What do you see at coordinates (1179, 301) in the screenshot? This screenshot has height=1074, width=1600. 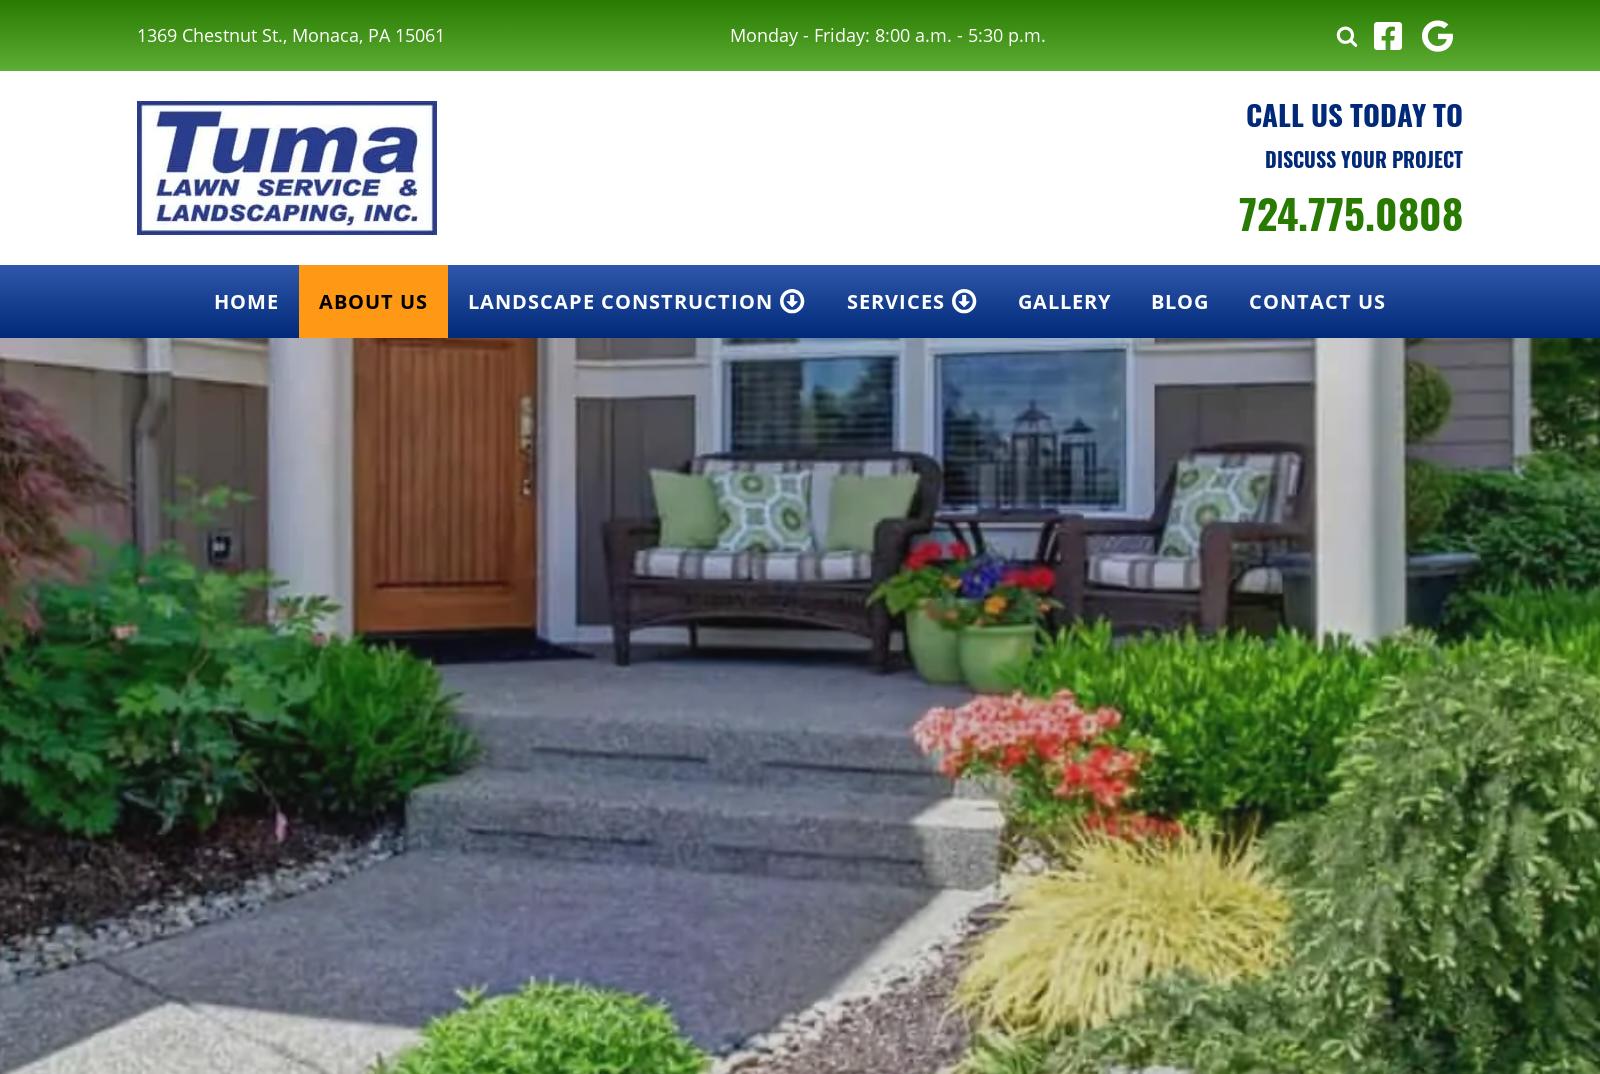 I see `'Blog'` at bounding box center [1179, 301].